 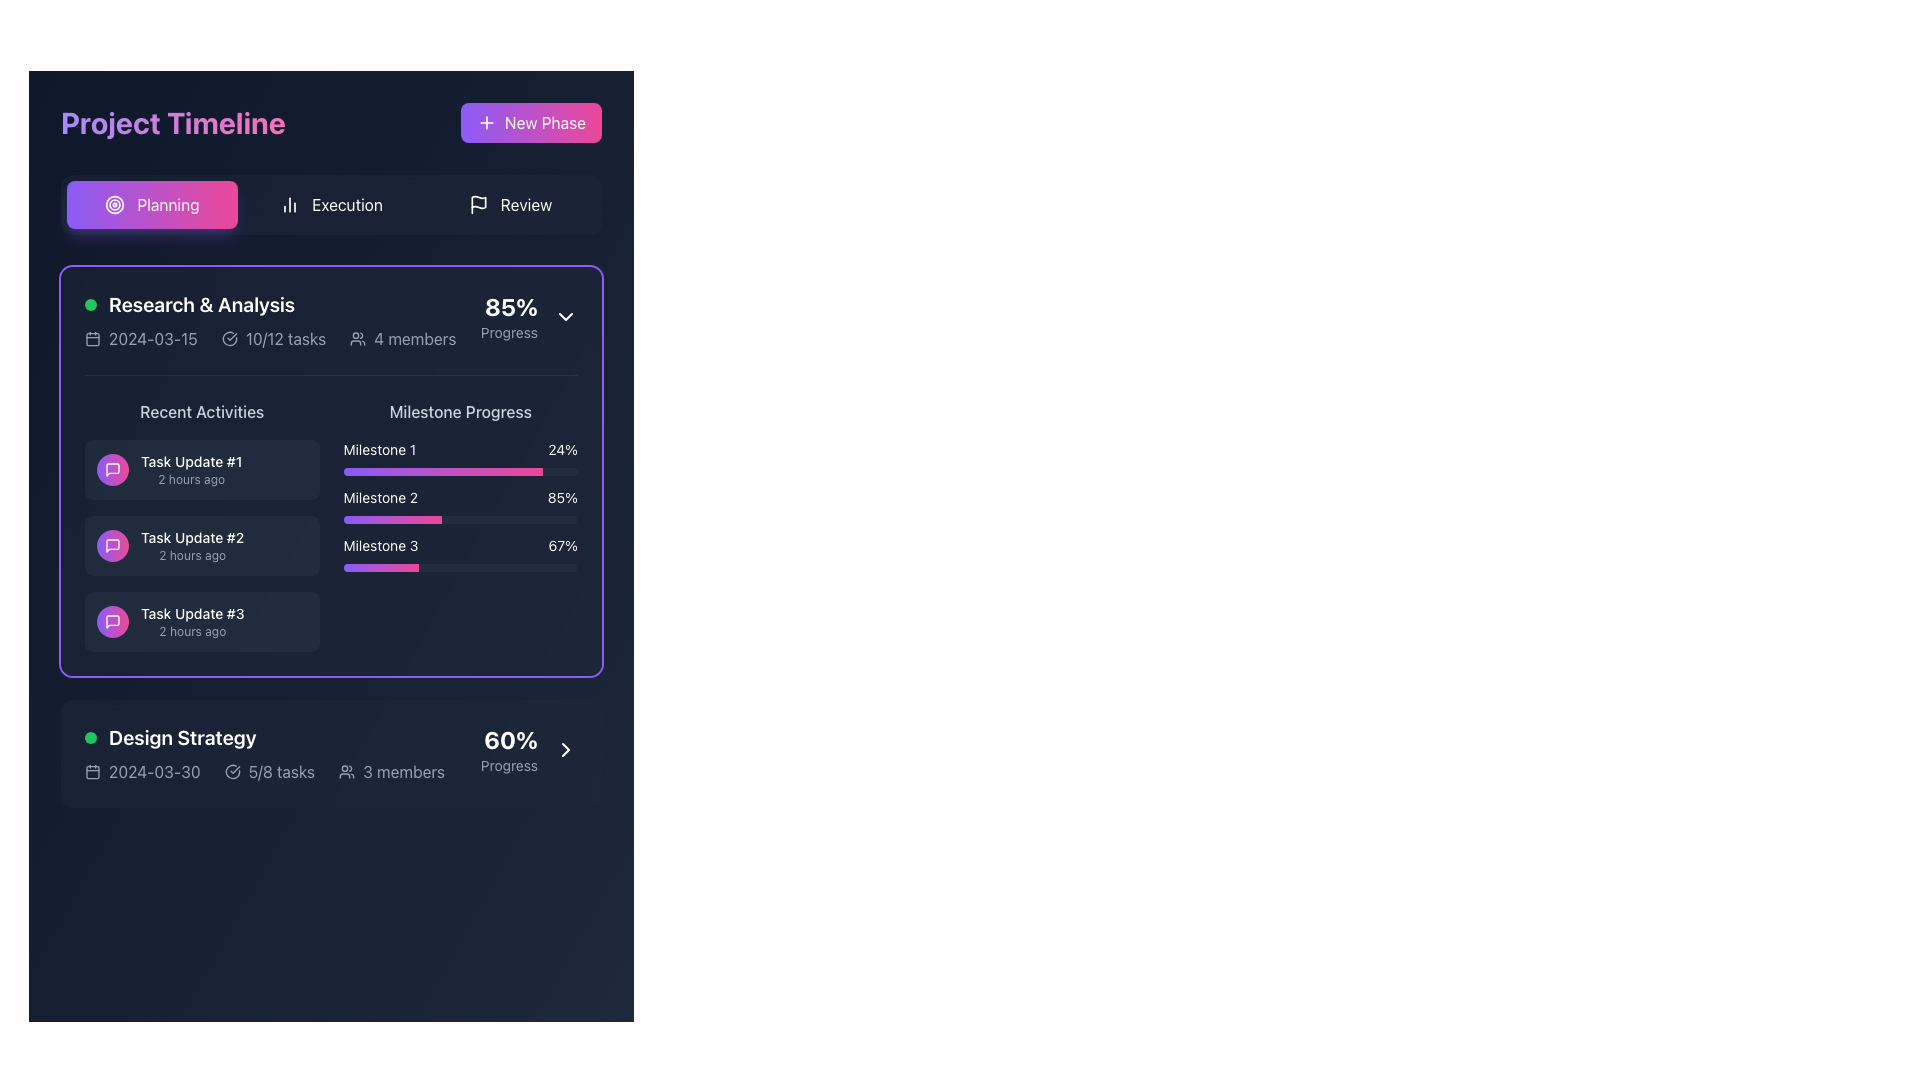 What do you see at coordinates (477, 204) in the screenshot?
I see `the flag icon located within the 'Review' tab button in the top navigation bar` at bounding box center [477, 204].